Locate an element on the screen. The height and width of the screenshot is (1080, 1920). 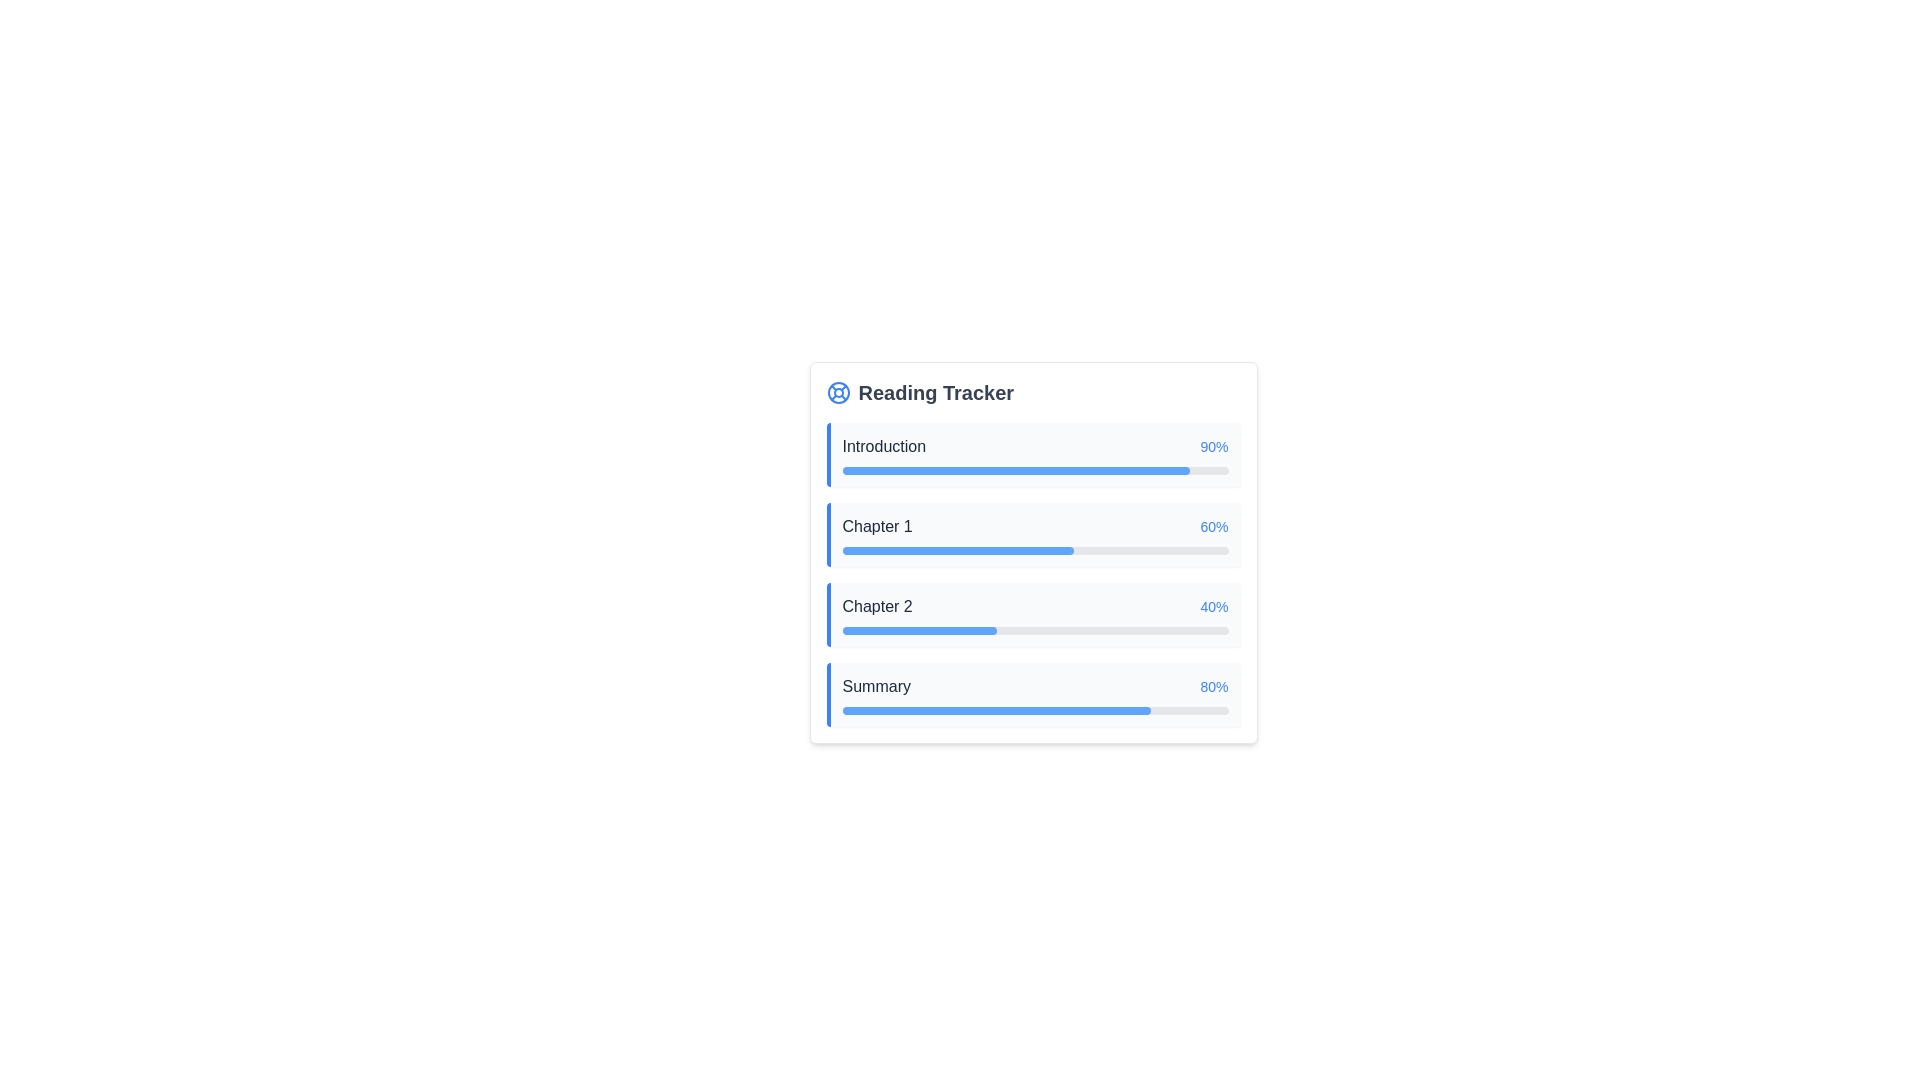
the Progress Tracker element labeled 'Chapter 2' which displays a progress of '40%' on the right side is located at coordinates (1033, 613).